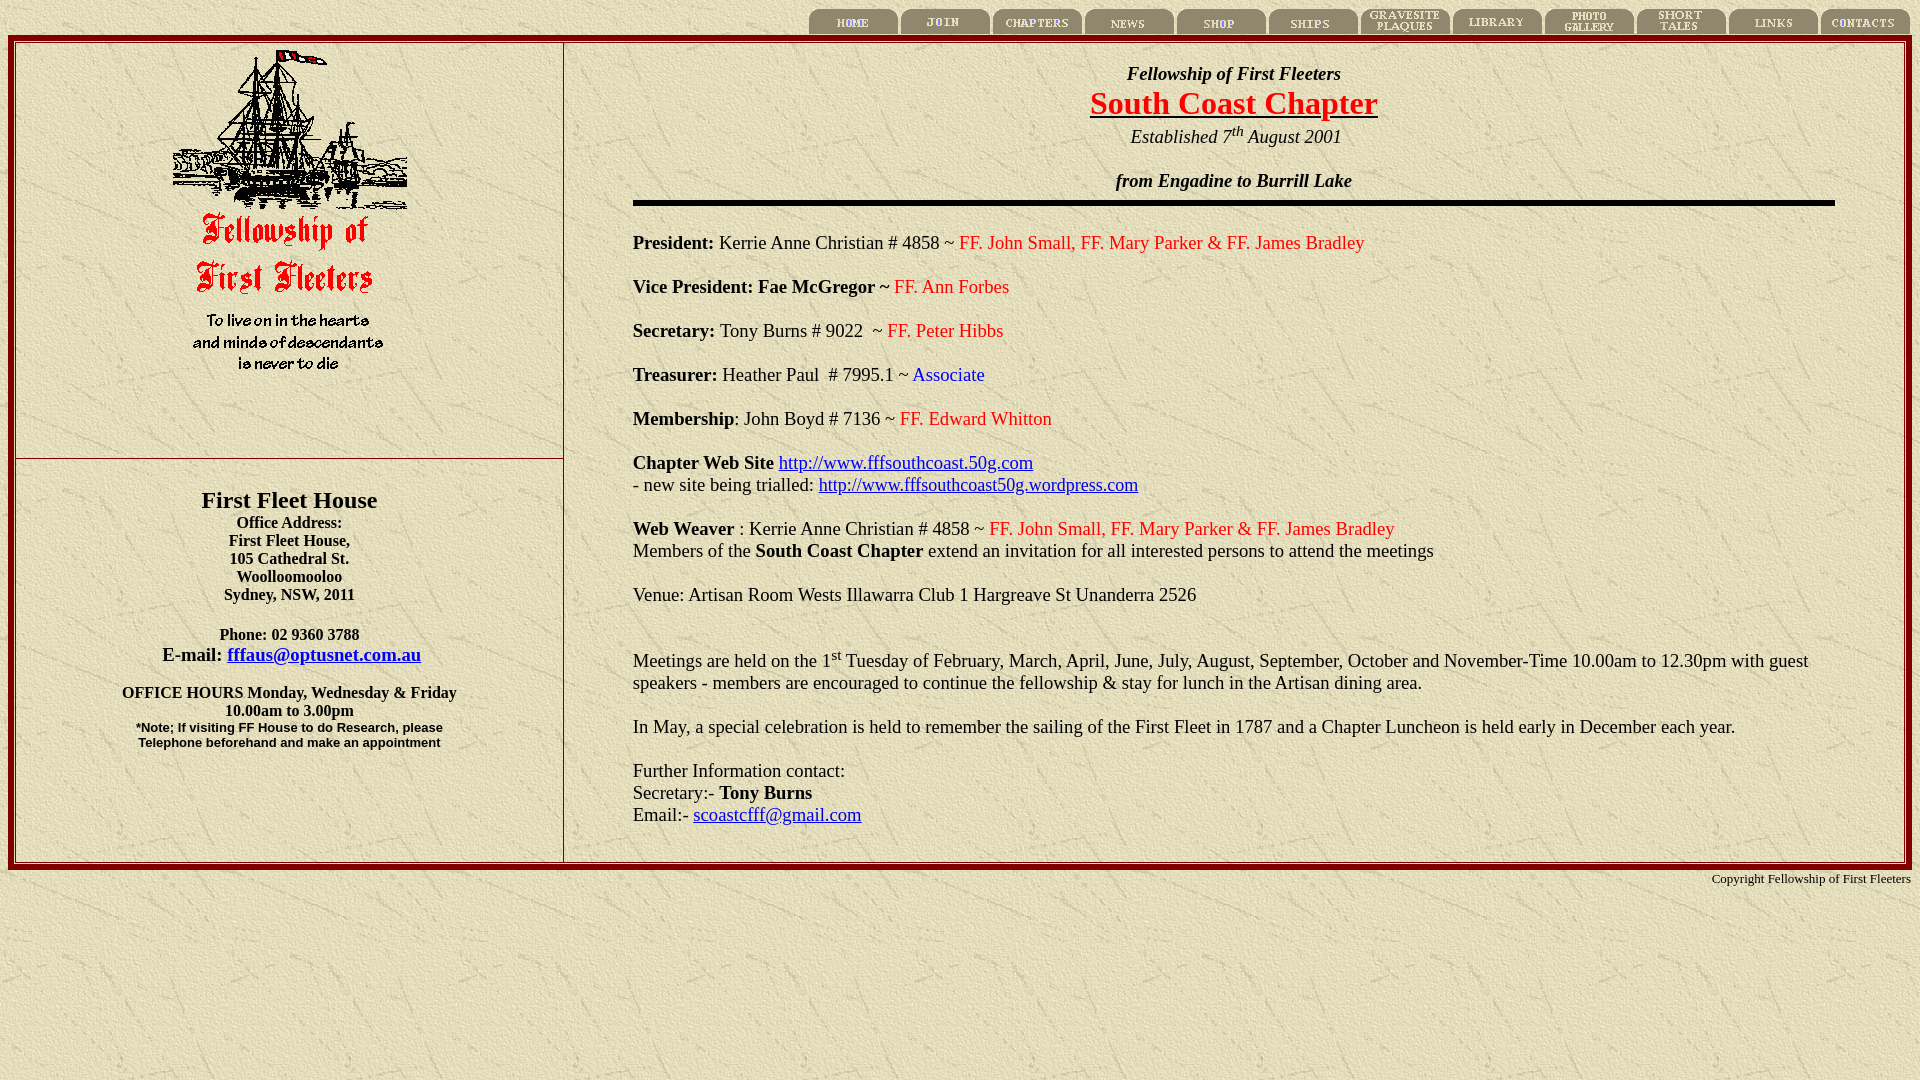 The image size is (1920, 1080). Describe the element at coordinates (776, 814) in the screenshot. I see `'scoastcfff@gmail.com'` at that location.